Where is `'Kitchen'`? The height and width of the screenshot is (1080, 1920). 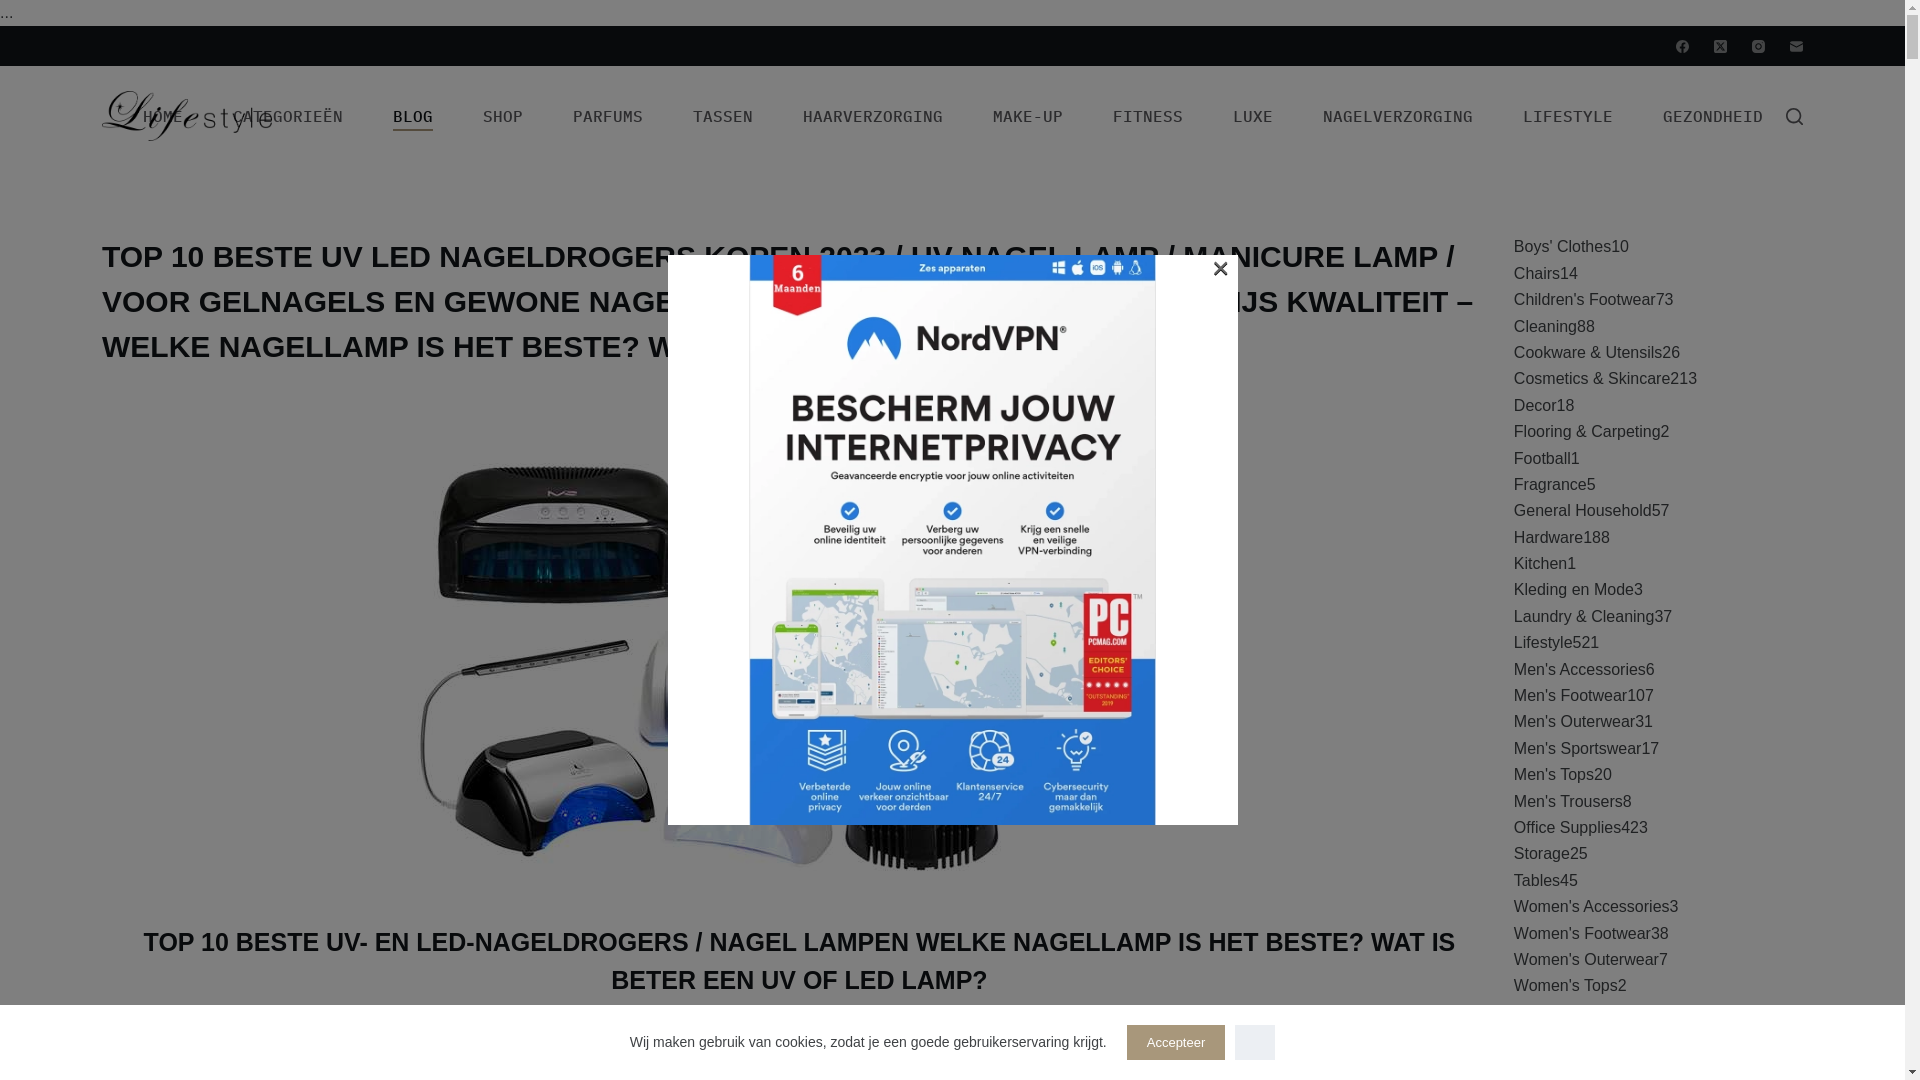
'Kitchen' is located at coordinates (1539, 563).